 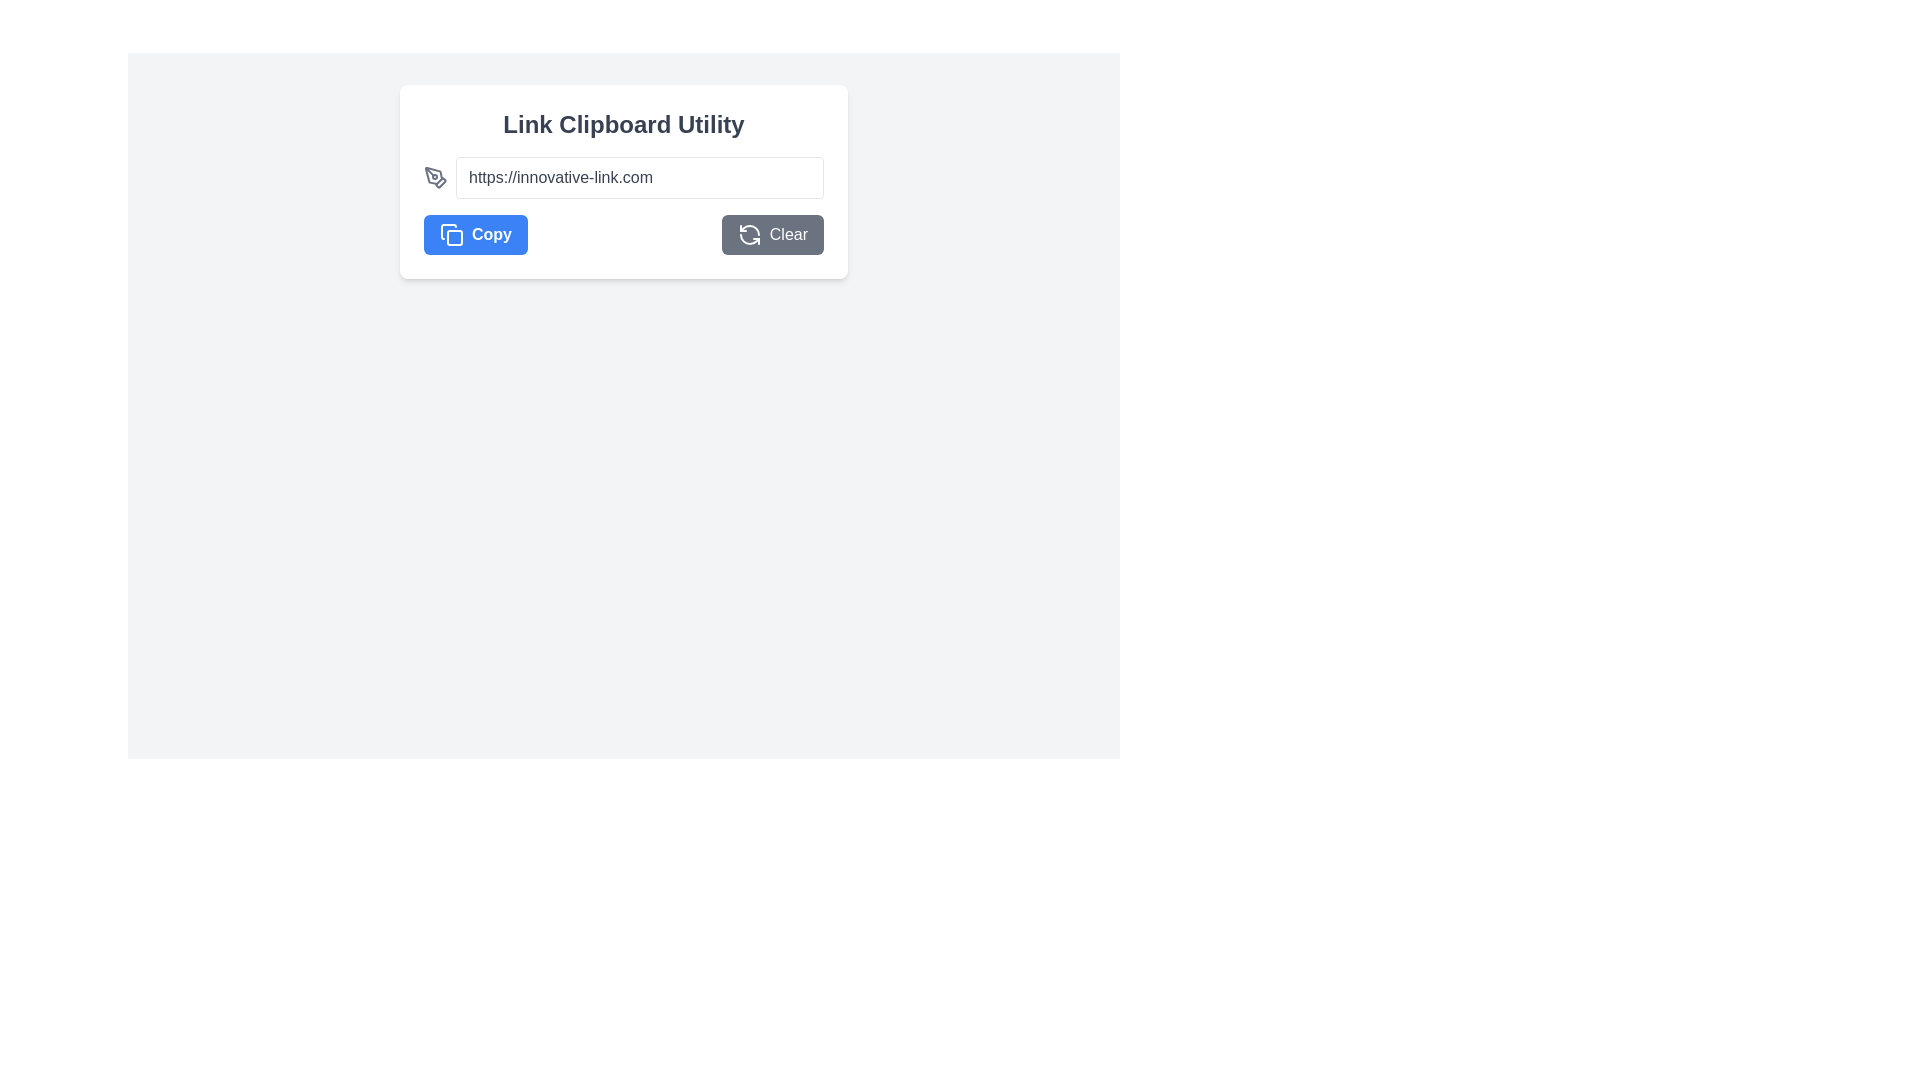 What do you see at coordinates (435, 176) in the screenshot?
I see `the decorative icon next to the URL text input field, which symbolizes an editing or creating action` at bounding box center [435, 176].